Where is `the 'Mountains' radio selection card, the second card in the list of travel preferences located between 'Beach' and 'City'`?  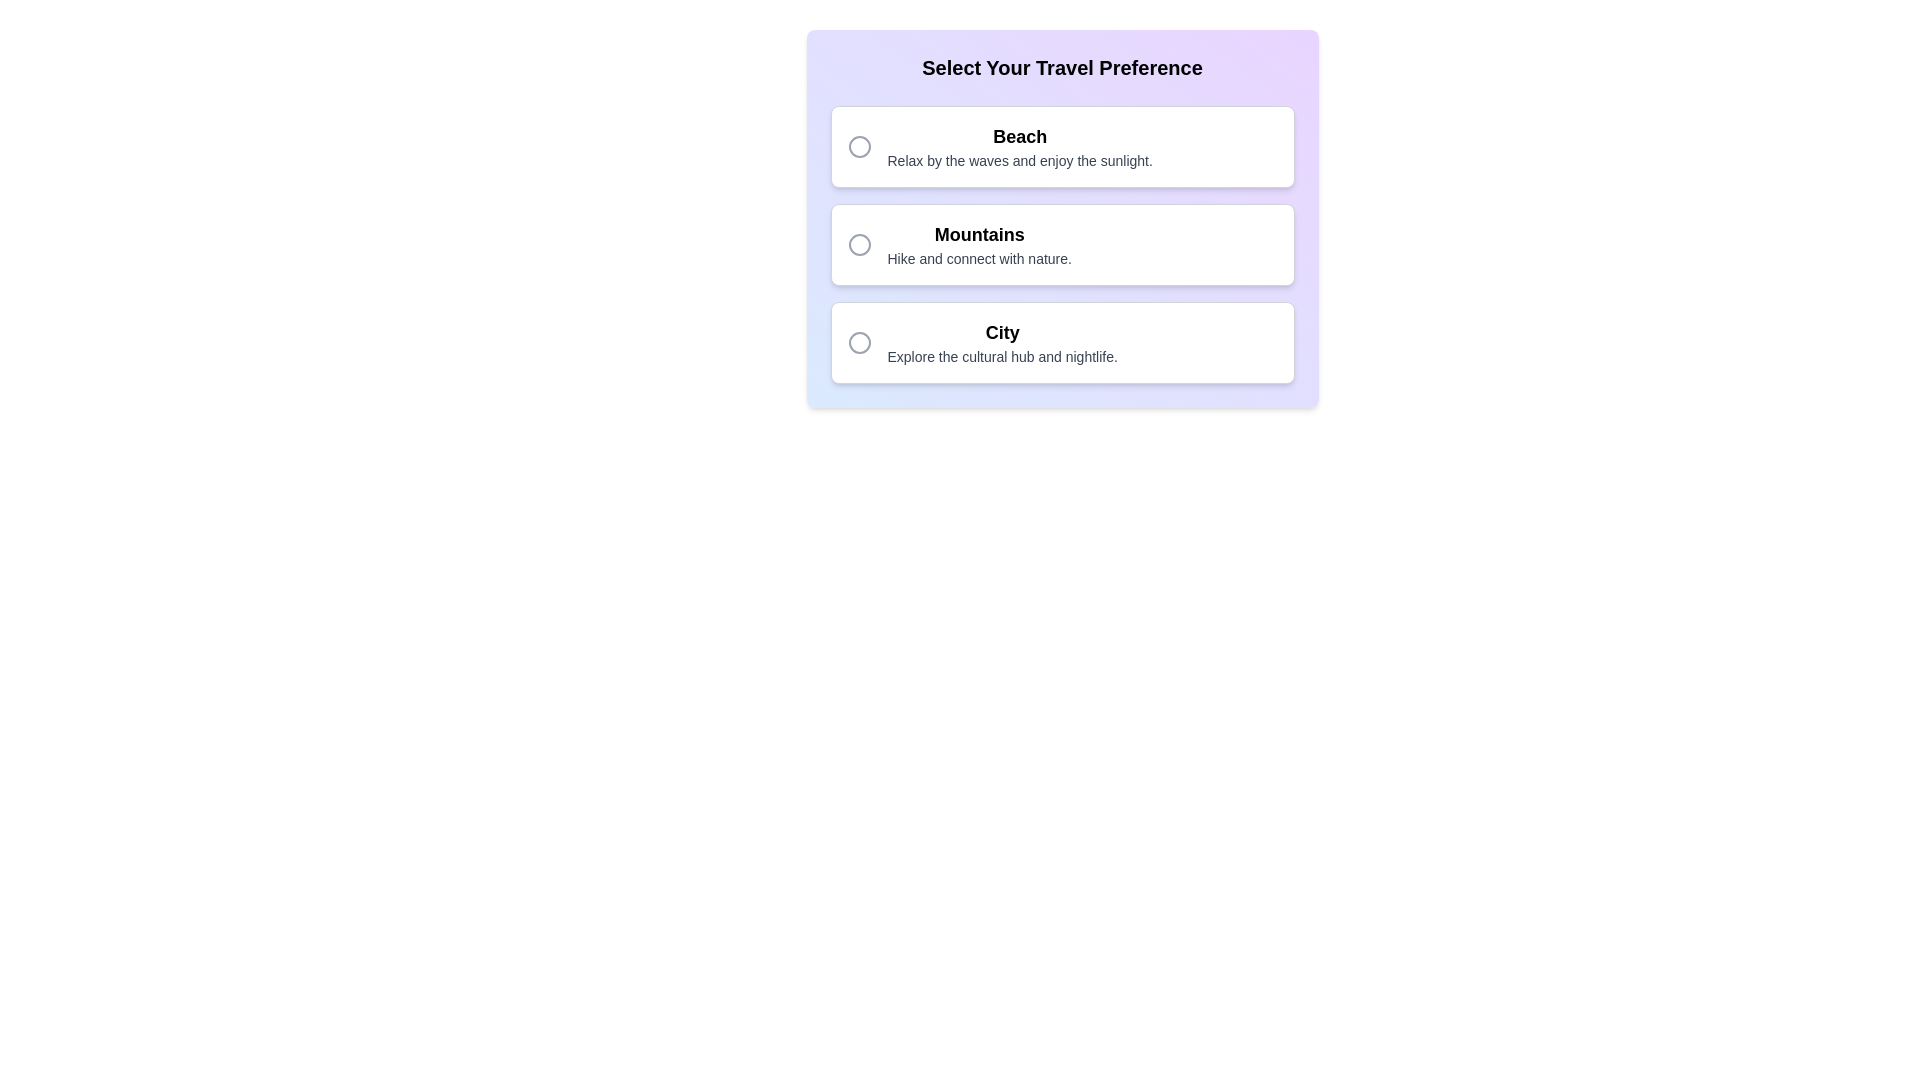 the 'Mountains' radio selection card, the second card in the list of travel preferences located between 'Beach' and 'City' is located at coordinates (1061, 244).